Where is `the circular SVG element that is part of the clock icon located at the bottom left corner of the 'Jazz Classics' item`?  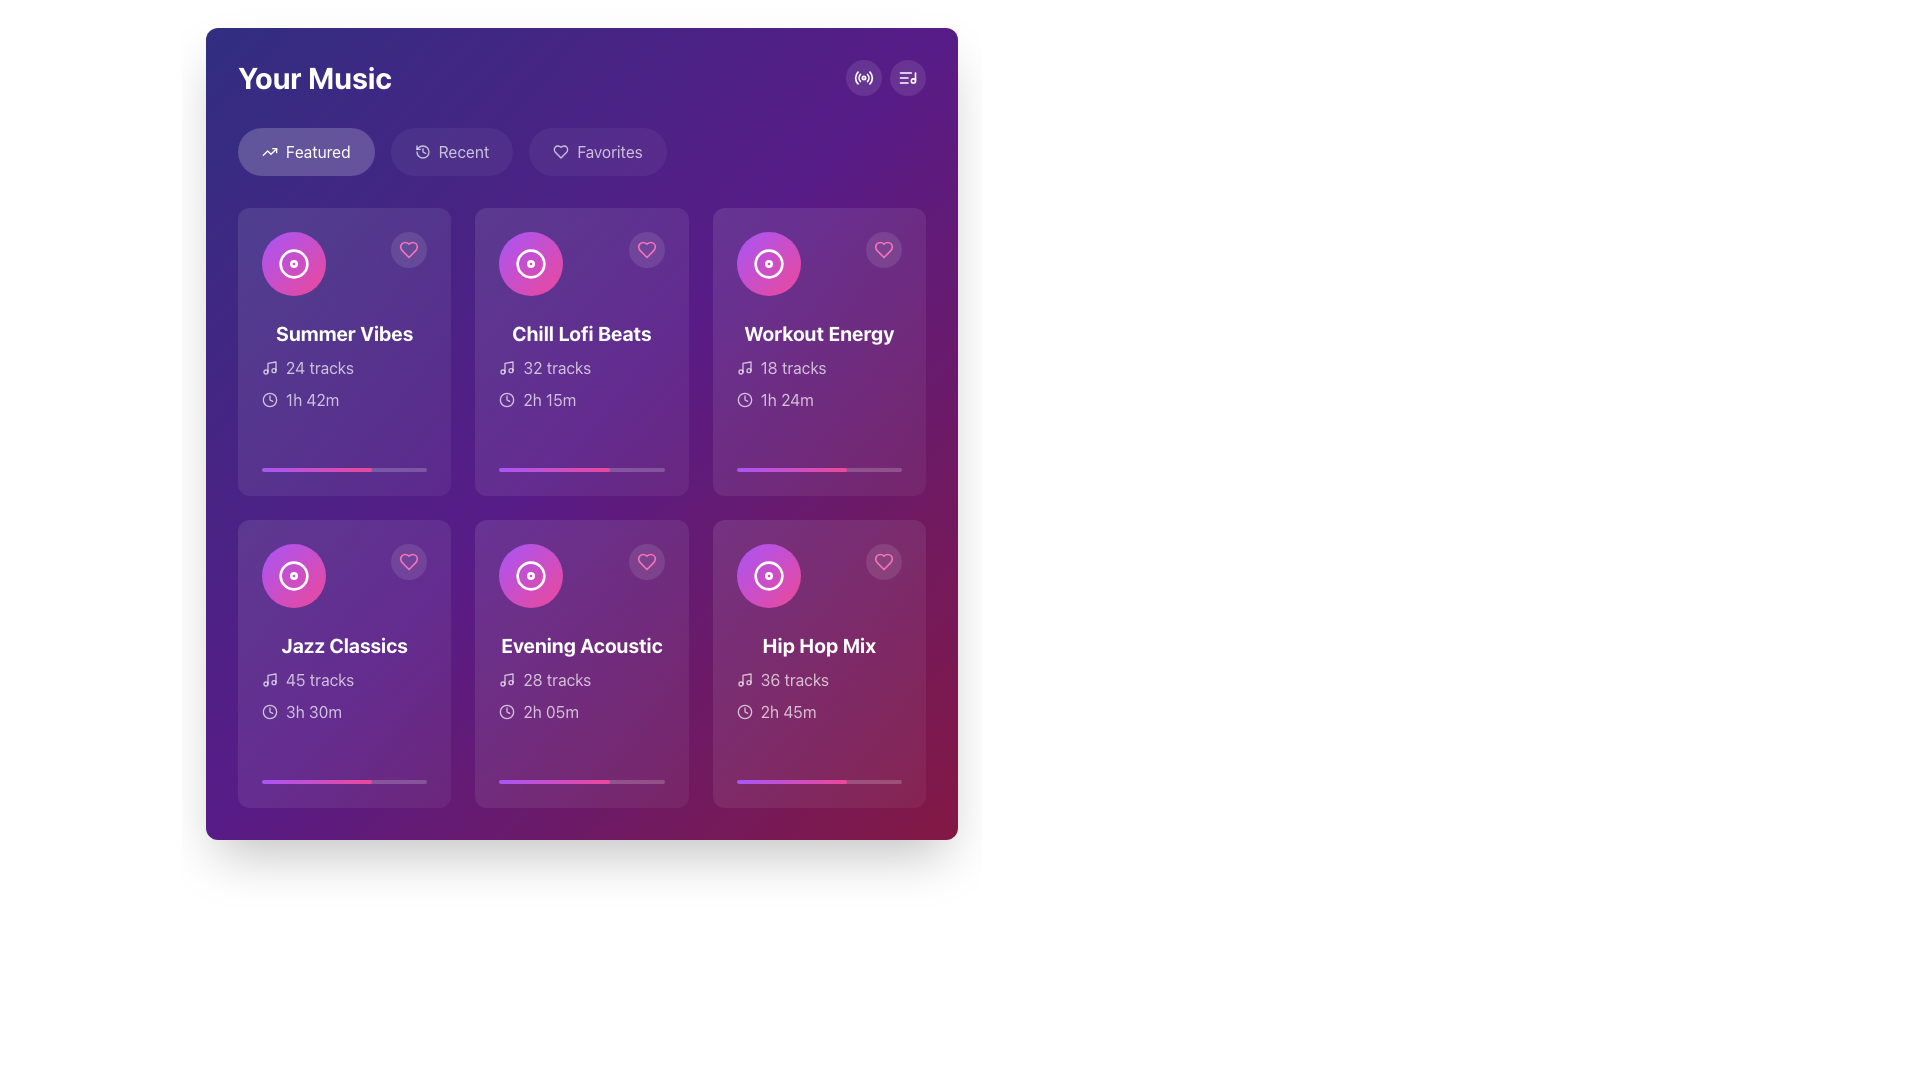
the circular SVG element that is part of the clock icon located at the bottom left corner of the 'Jazz Classics' item is located at coordinates (268, 711).